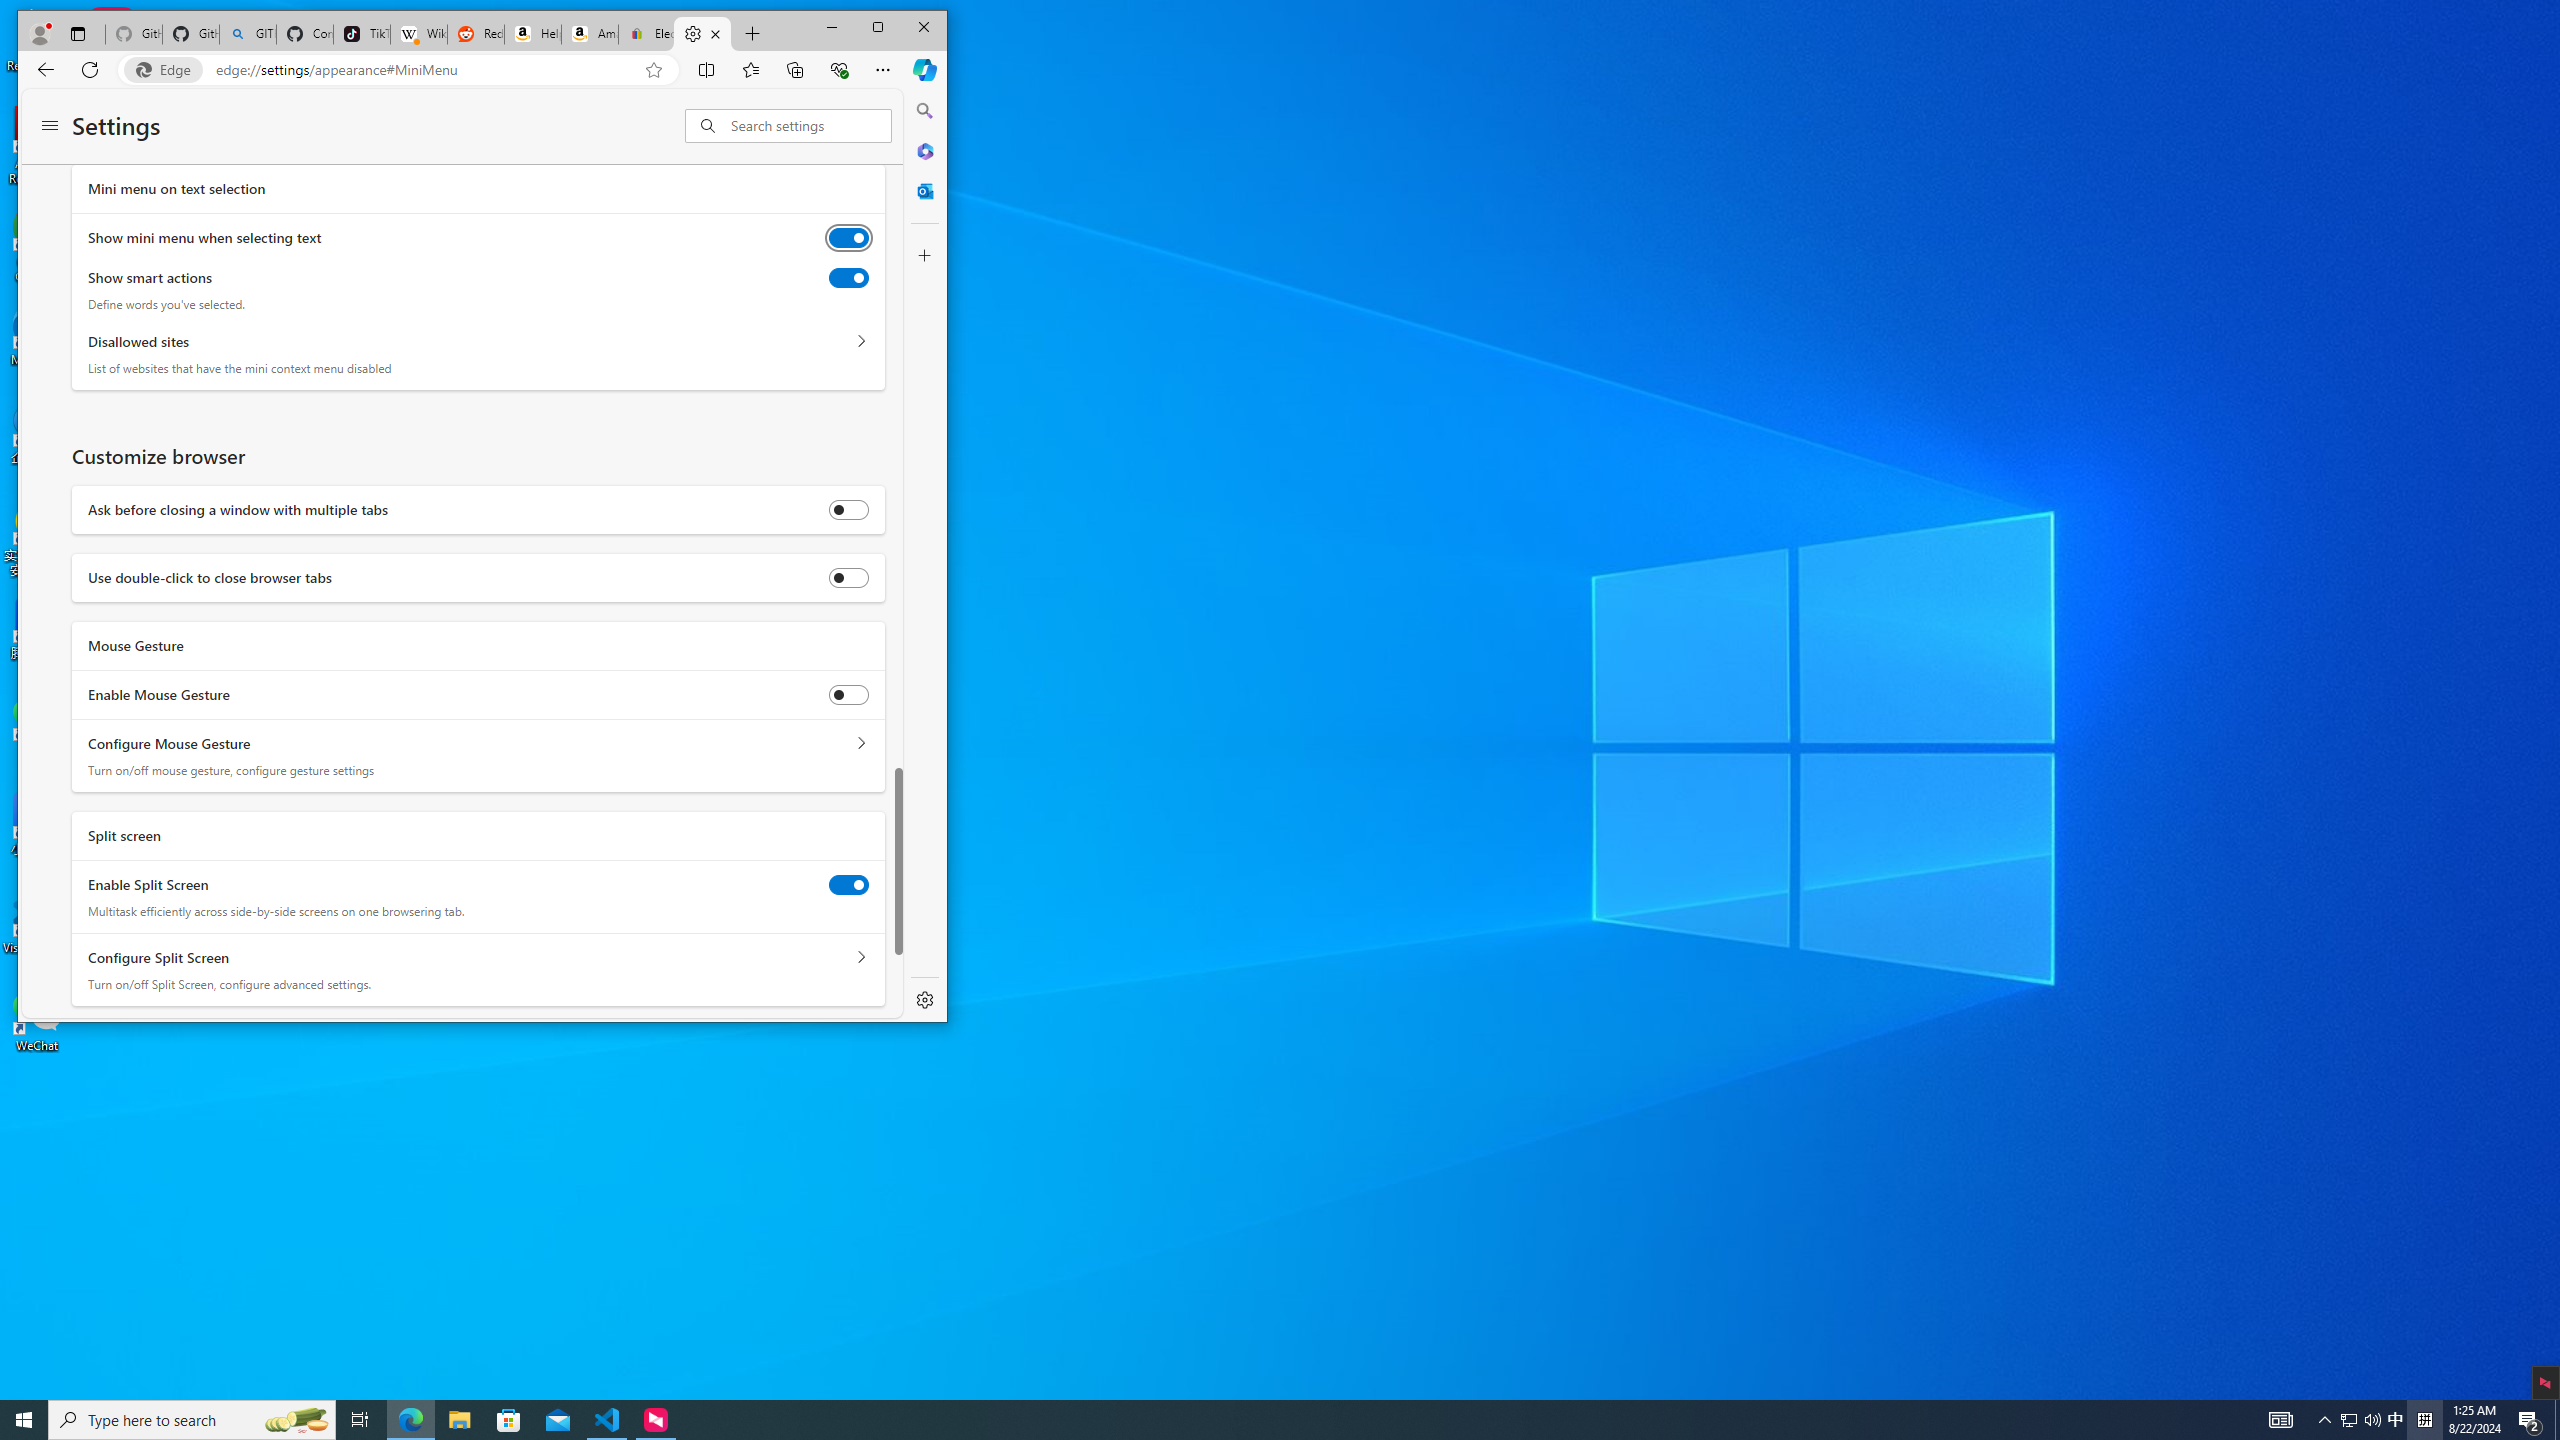  What do you see at coordinates (847, 694) in the screenshot?
I see `'Enable Mouse Gesture'` at bounding box center [847, 694].